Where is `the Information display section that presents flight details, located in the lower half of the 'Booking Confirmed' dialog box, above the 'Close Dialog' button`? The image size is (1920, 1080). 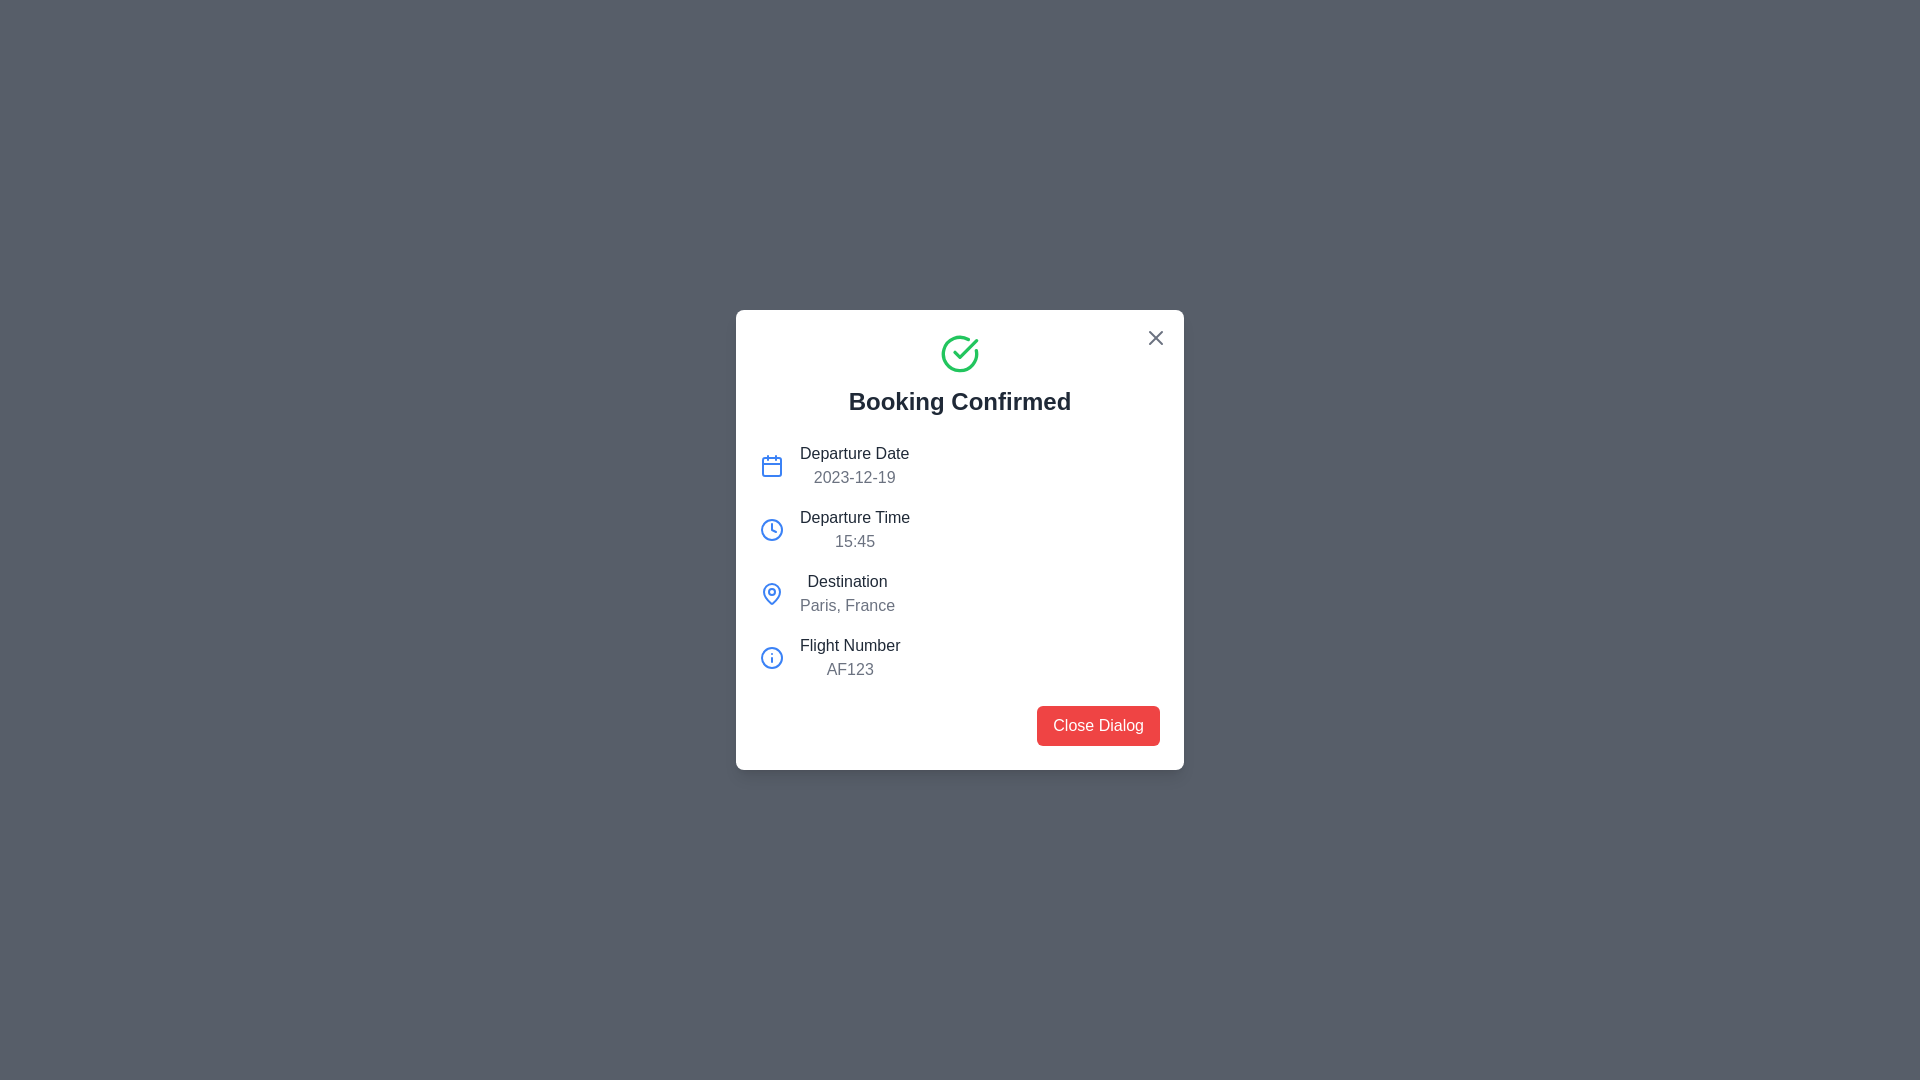
the Information display section that presents flight details, located in the lower half of the 'Booking Confirmed' dialog box, above the 'Close Dialog' button is located at coordinates (960, 562).